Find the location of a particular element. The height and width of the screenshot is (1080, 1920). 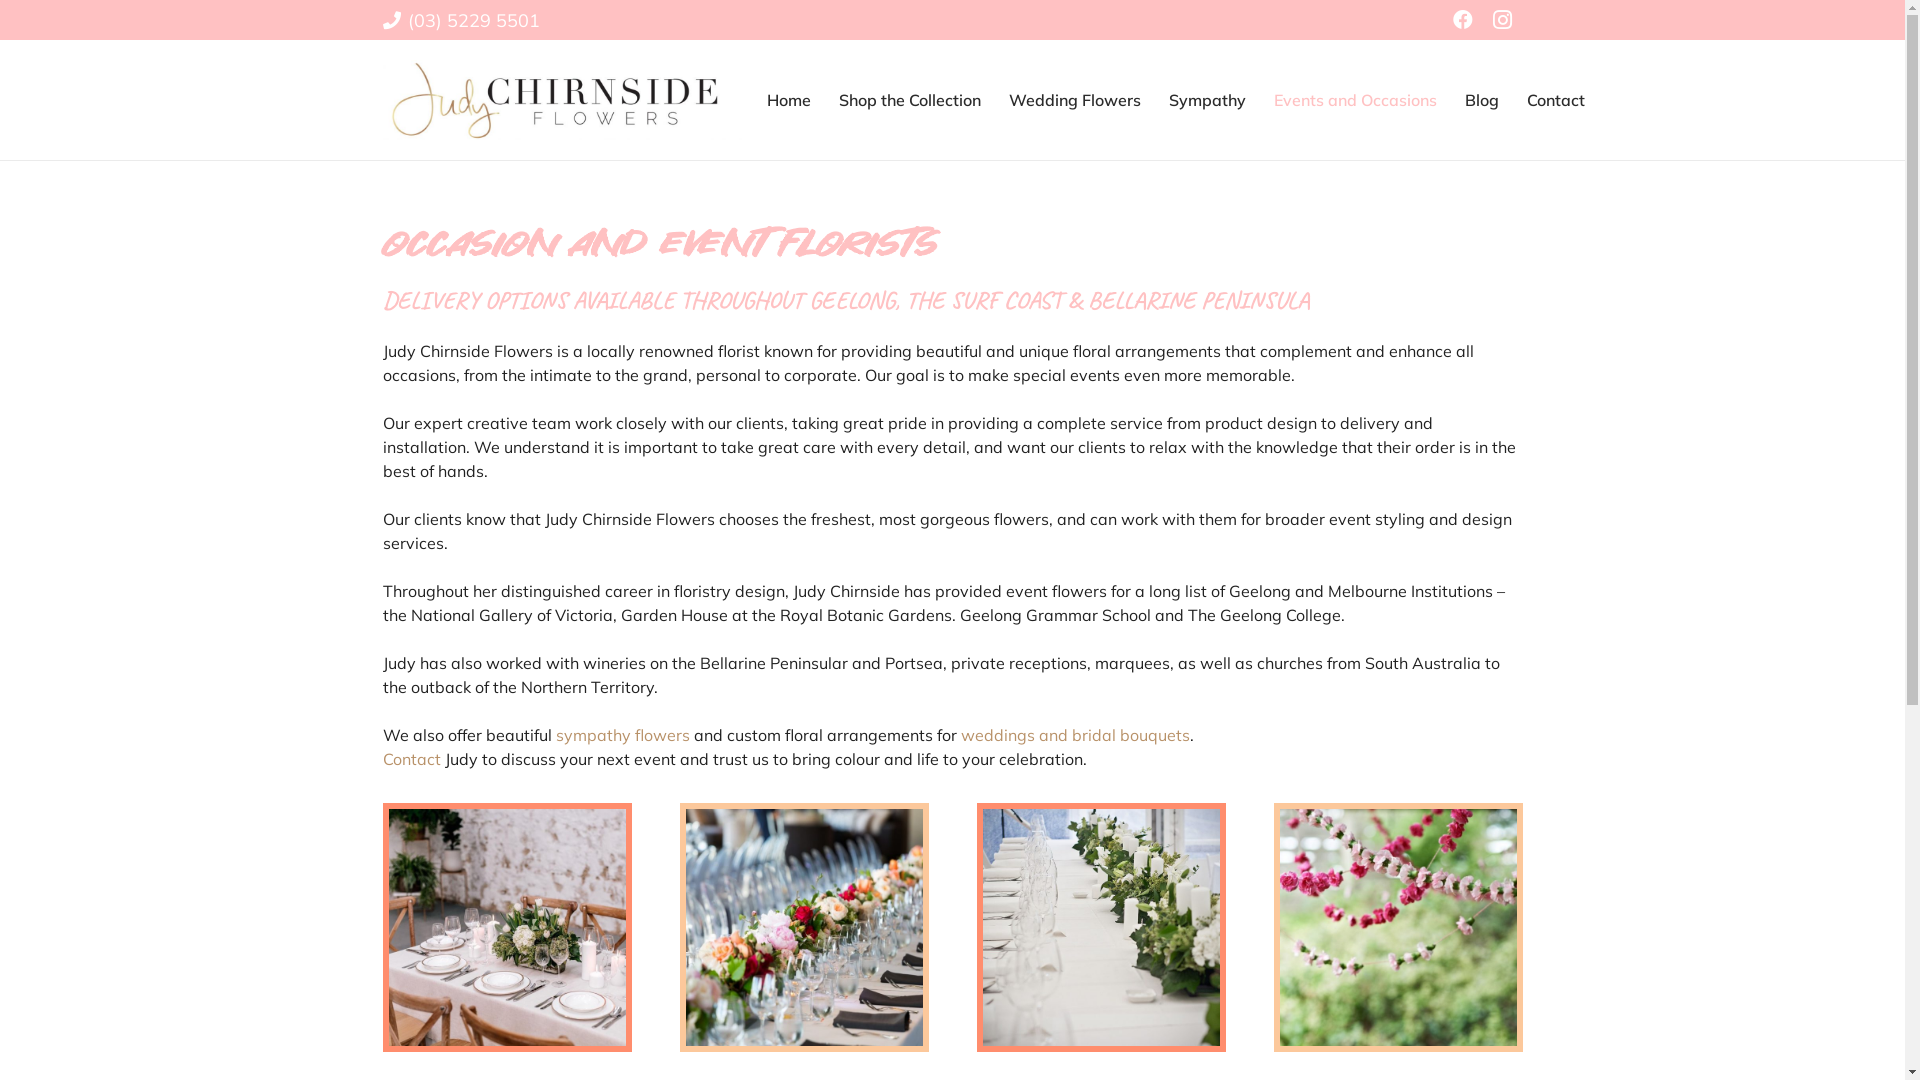

'Contact' is located at coordinates (1554, 100).